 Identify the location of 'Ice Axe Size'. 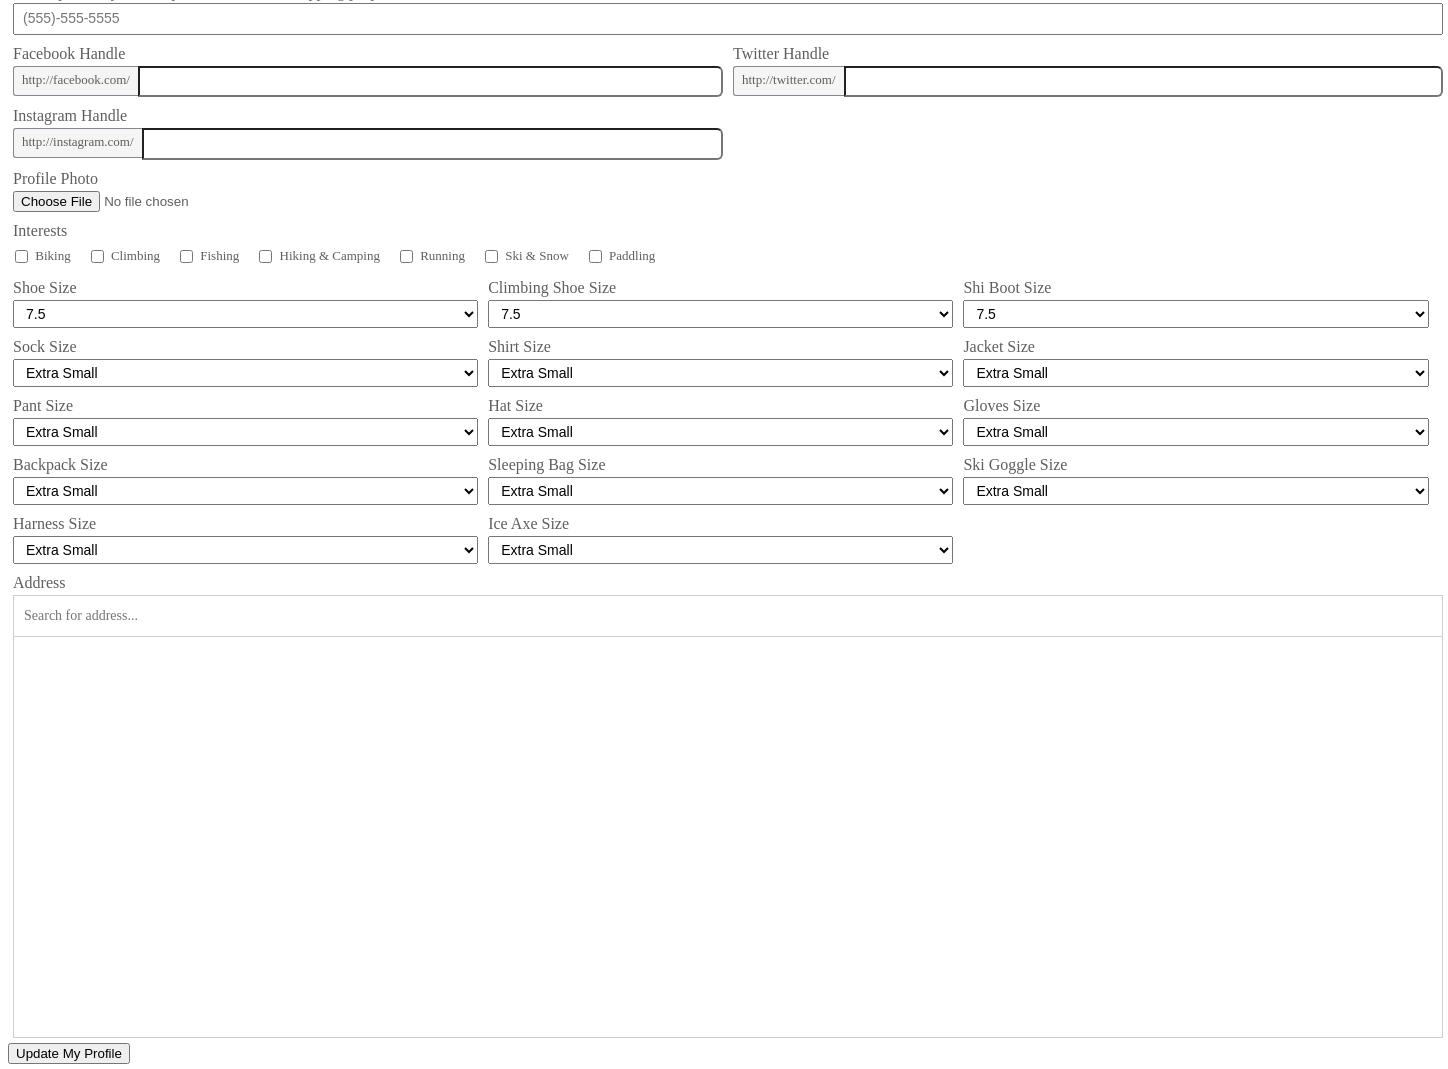
(527, 522).